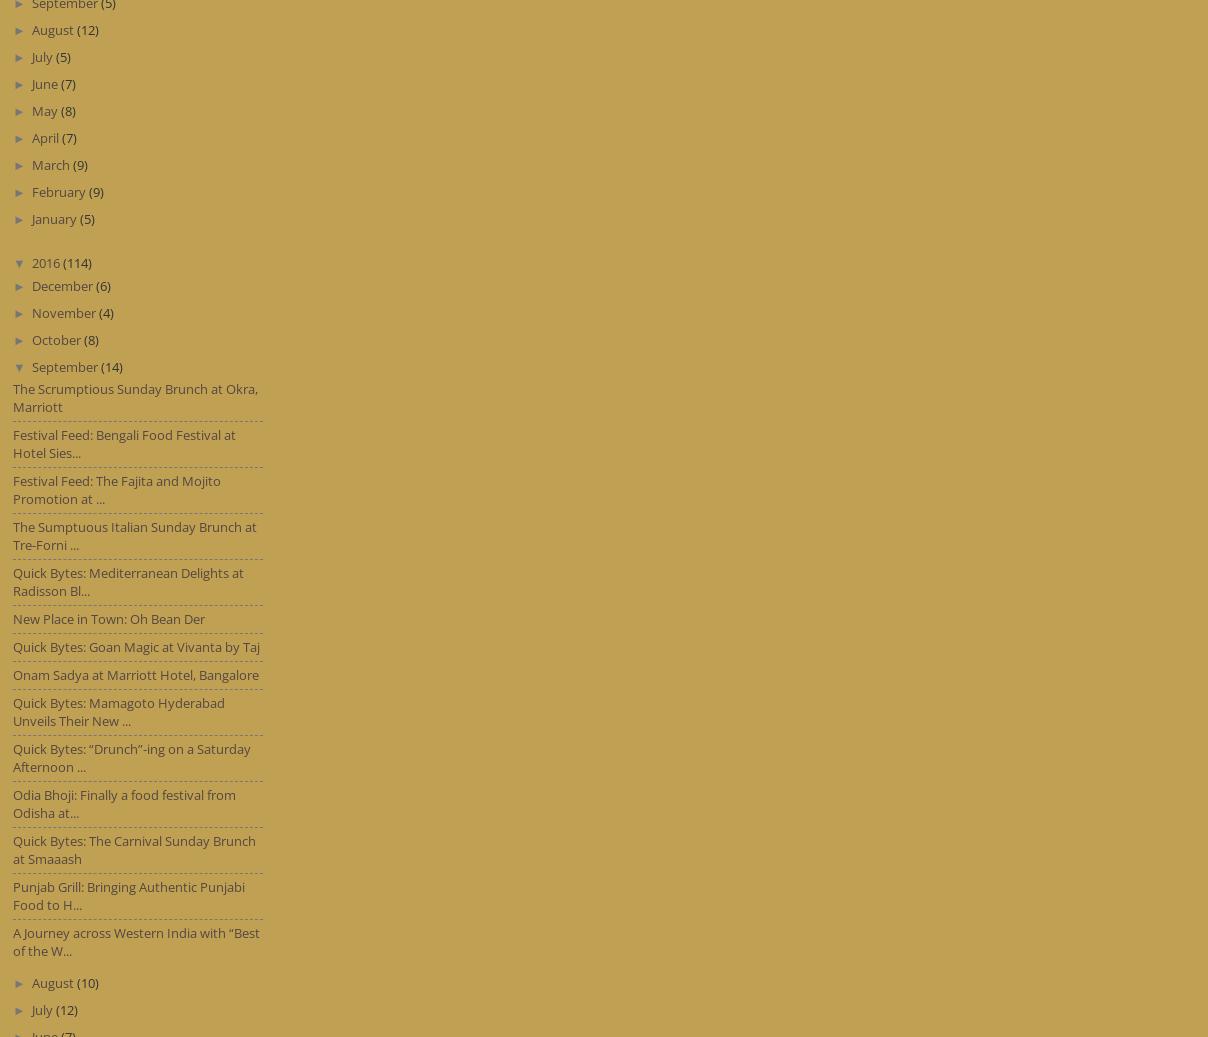 The height and width of the screenshot is (1037, 1208). Describe the element at coordinates (99, 364) in the screenshot. I see `'(14)'` at that location.